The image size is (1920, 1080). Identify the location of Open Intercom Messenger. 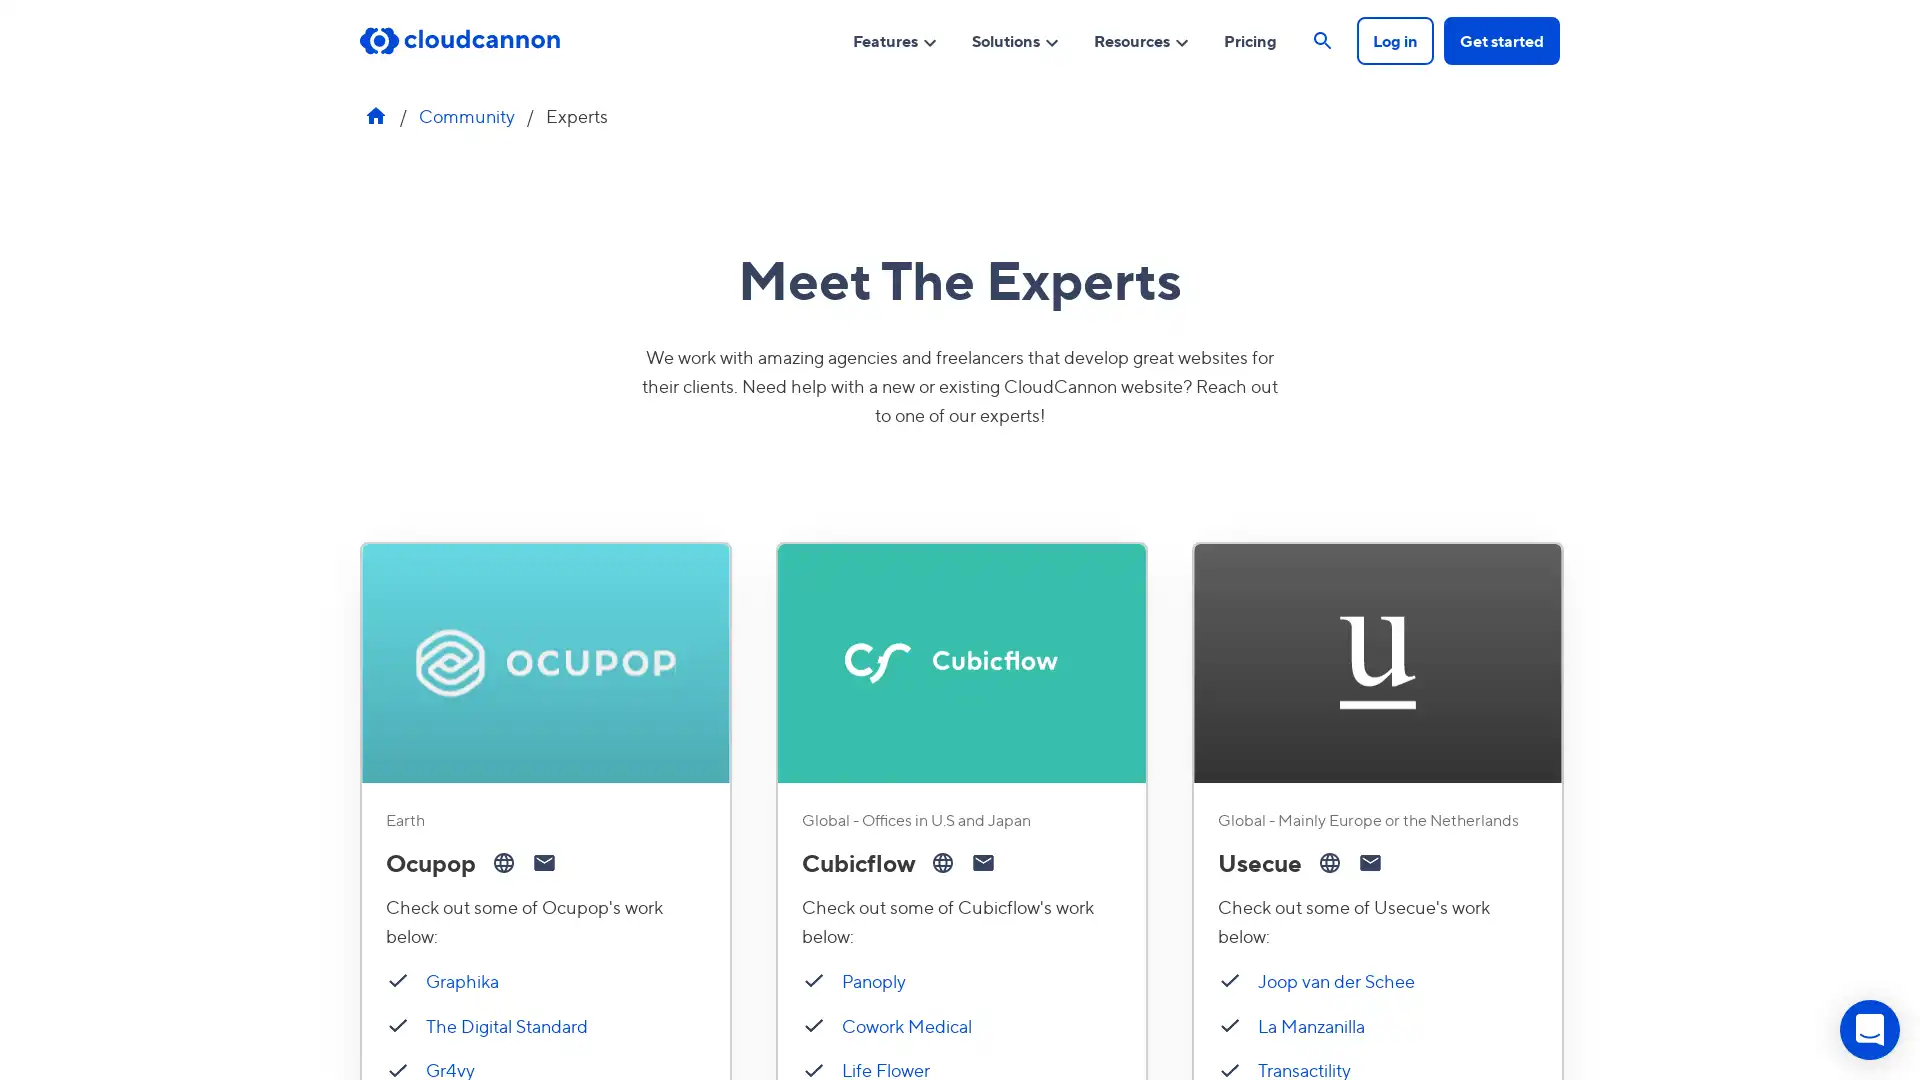
(1869, 1029).